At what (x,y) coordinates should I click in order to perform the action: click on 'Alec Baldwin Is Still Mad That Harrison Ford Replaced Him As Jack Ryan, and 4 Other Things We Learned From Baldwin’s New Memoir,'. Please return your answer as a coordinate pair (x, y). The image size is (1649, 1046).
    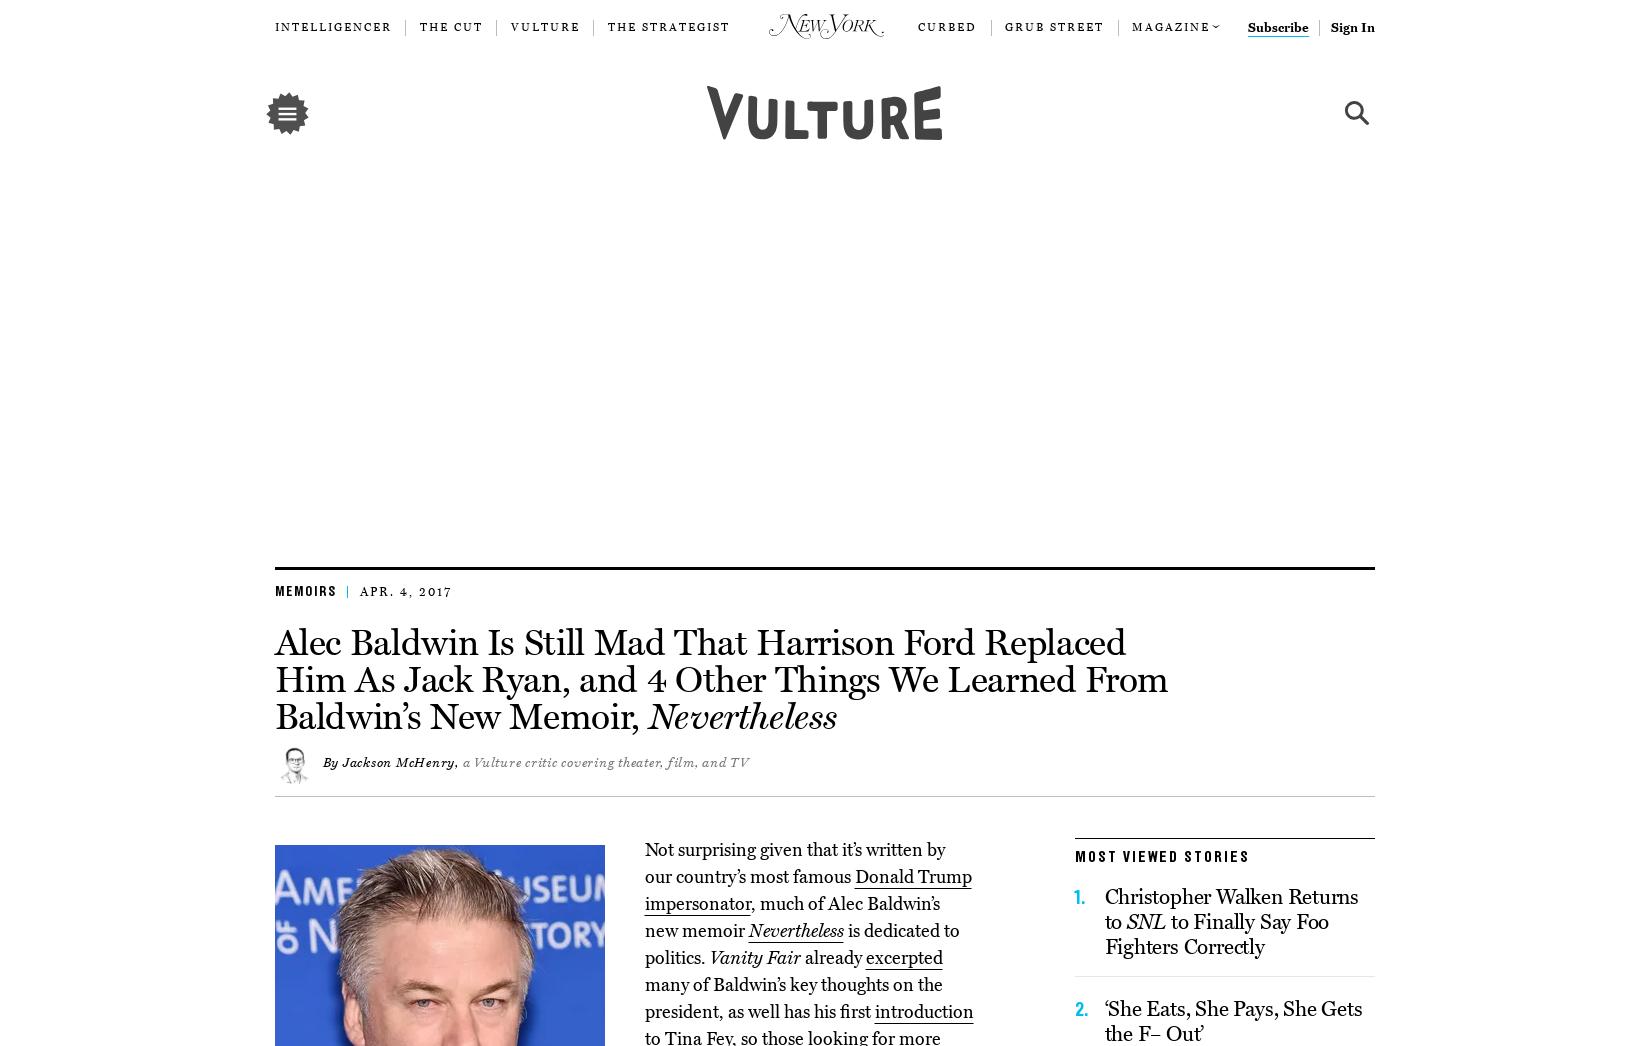
    Looking at the image, I should click on (274, 678).